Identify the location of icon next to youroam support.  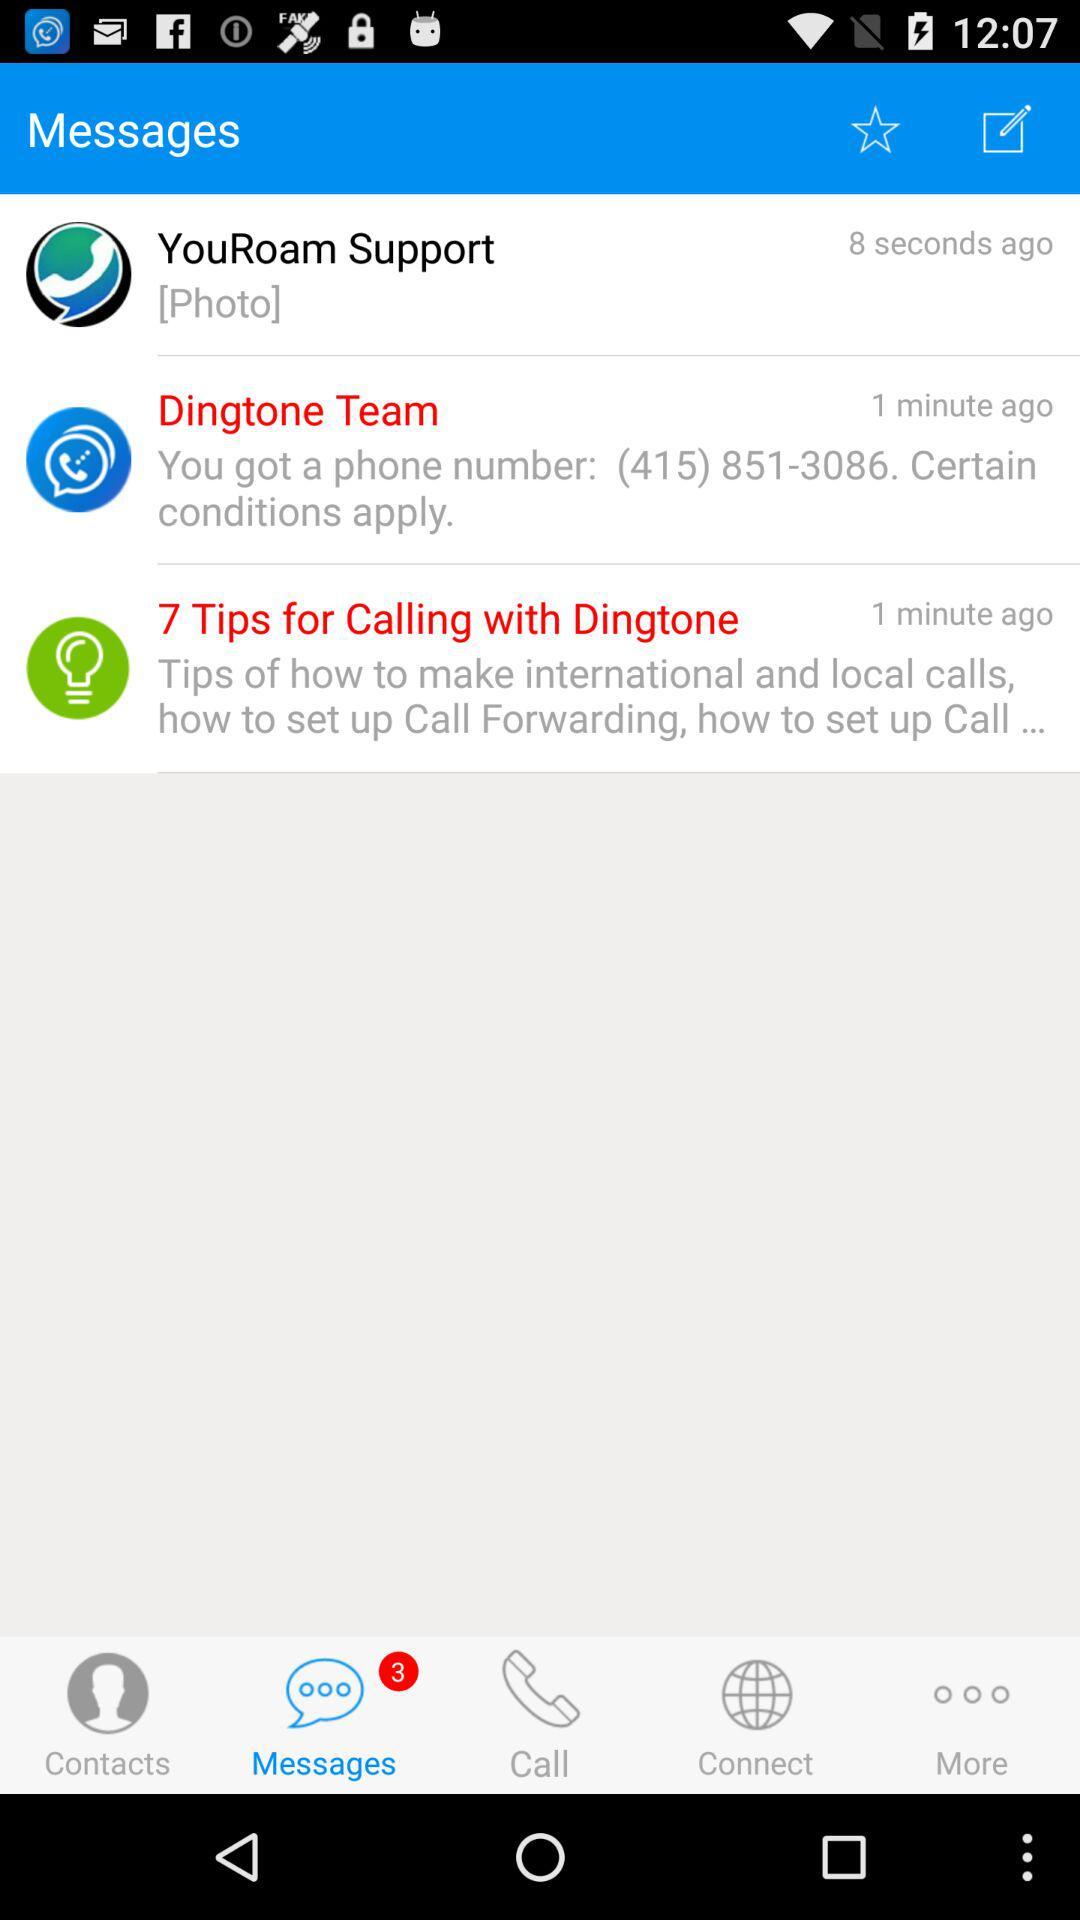
(950, 240).